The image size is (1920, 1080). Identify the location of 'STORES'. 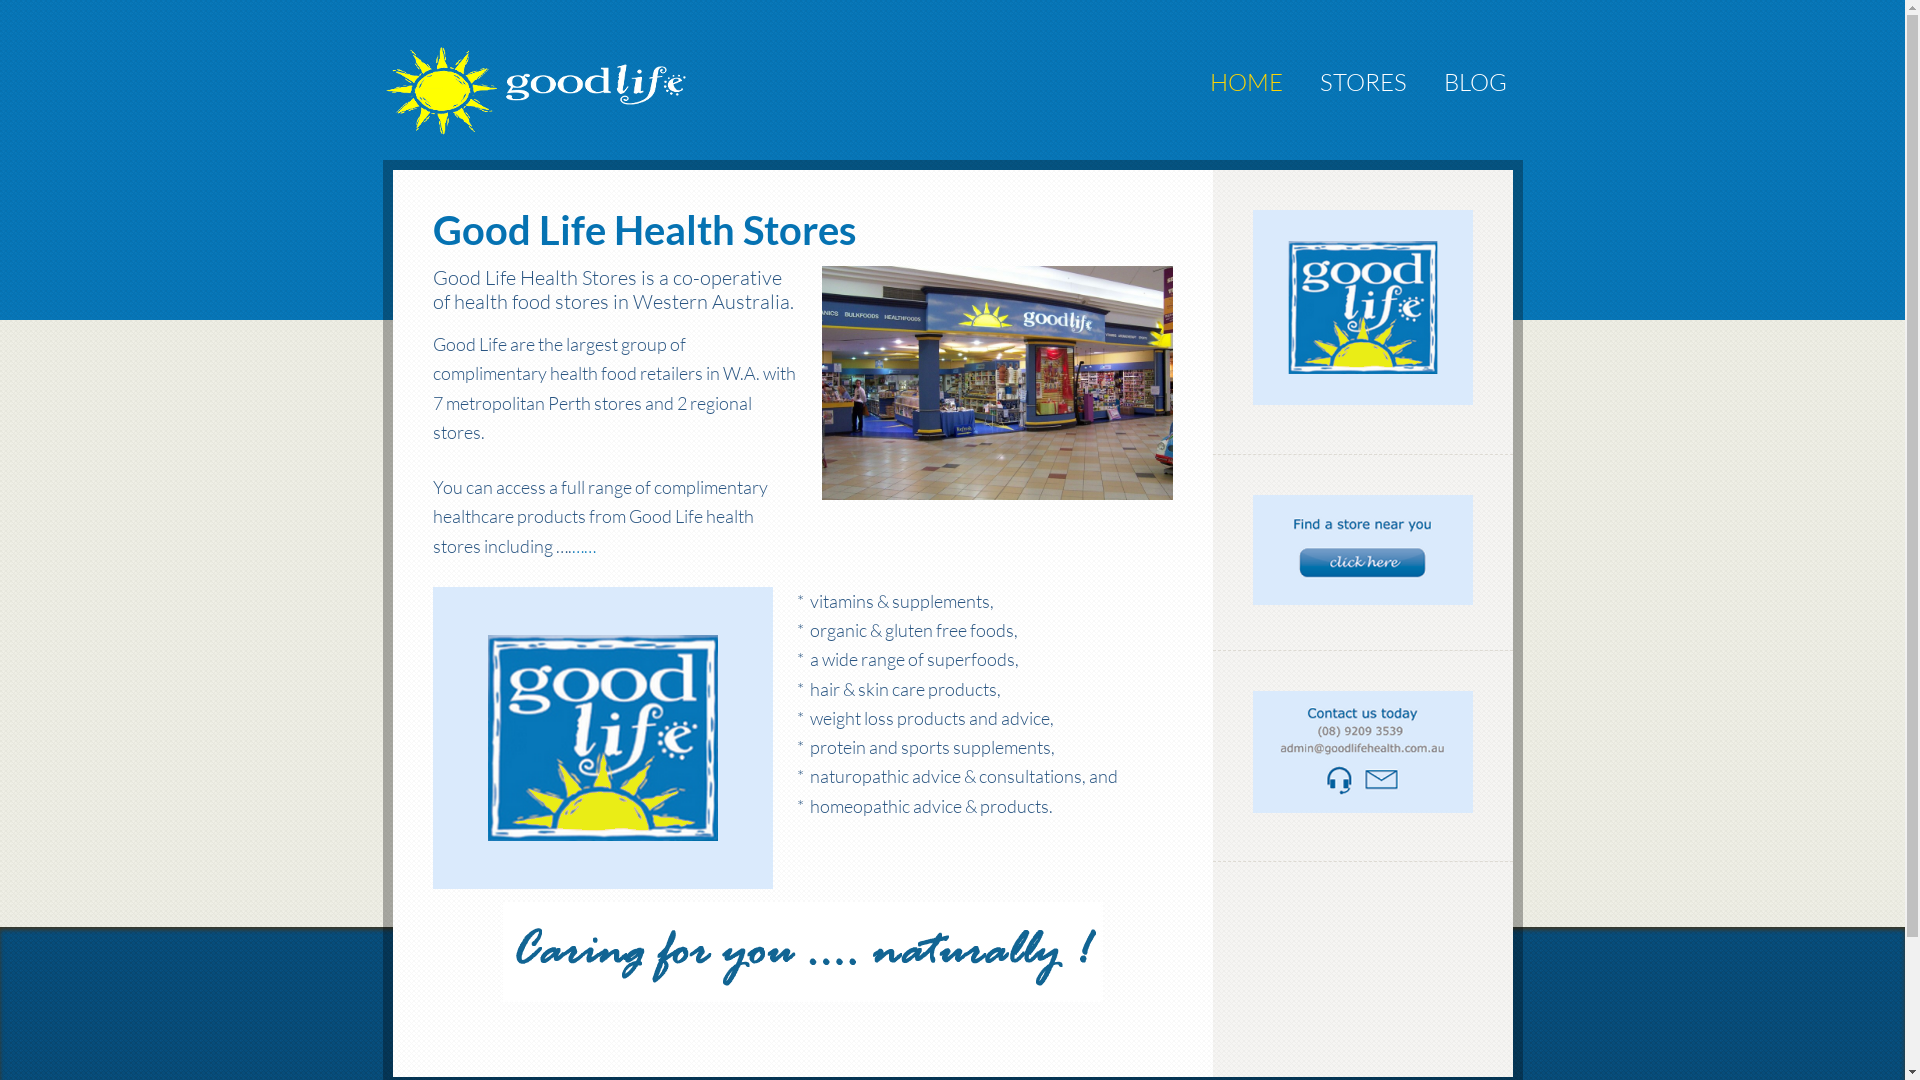
(1304, 80).